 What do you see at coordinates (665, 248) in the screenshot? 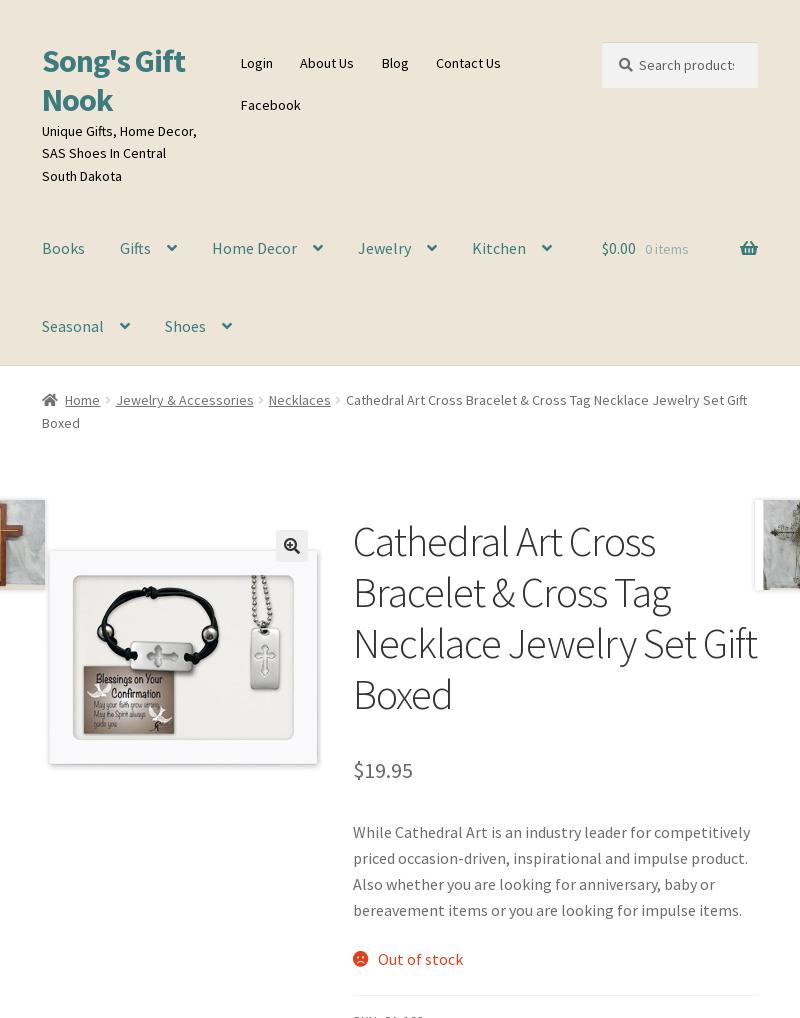
I see `'0 items'` at bounding box center [665, 248].